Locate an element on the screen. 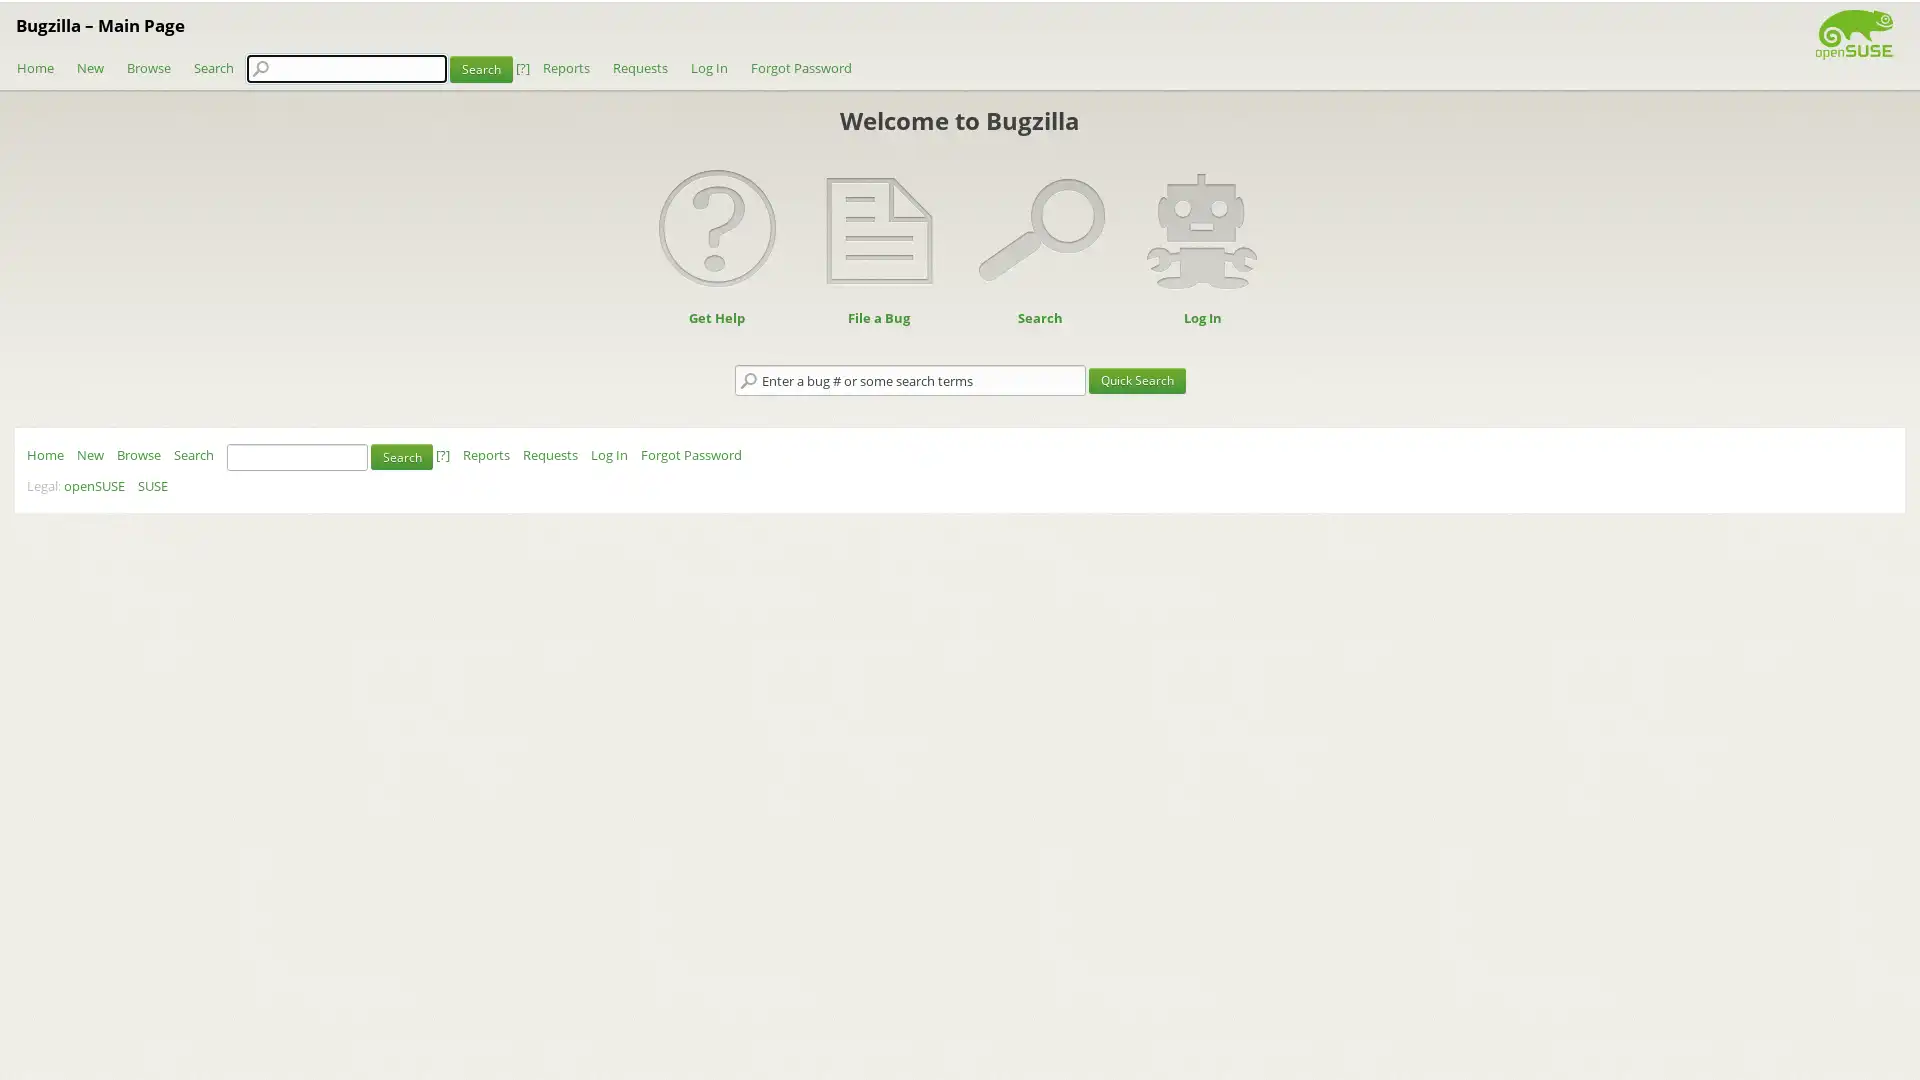  Search is located at coordinates (401, 456).